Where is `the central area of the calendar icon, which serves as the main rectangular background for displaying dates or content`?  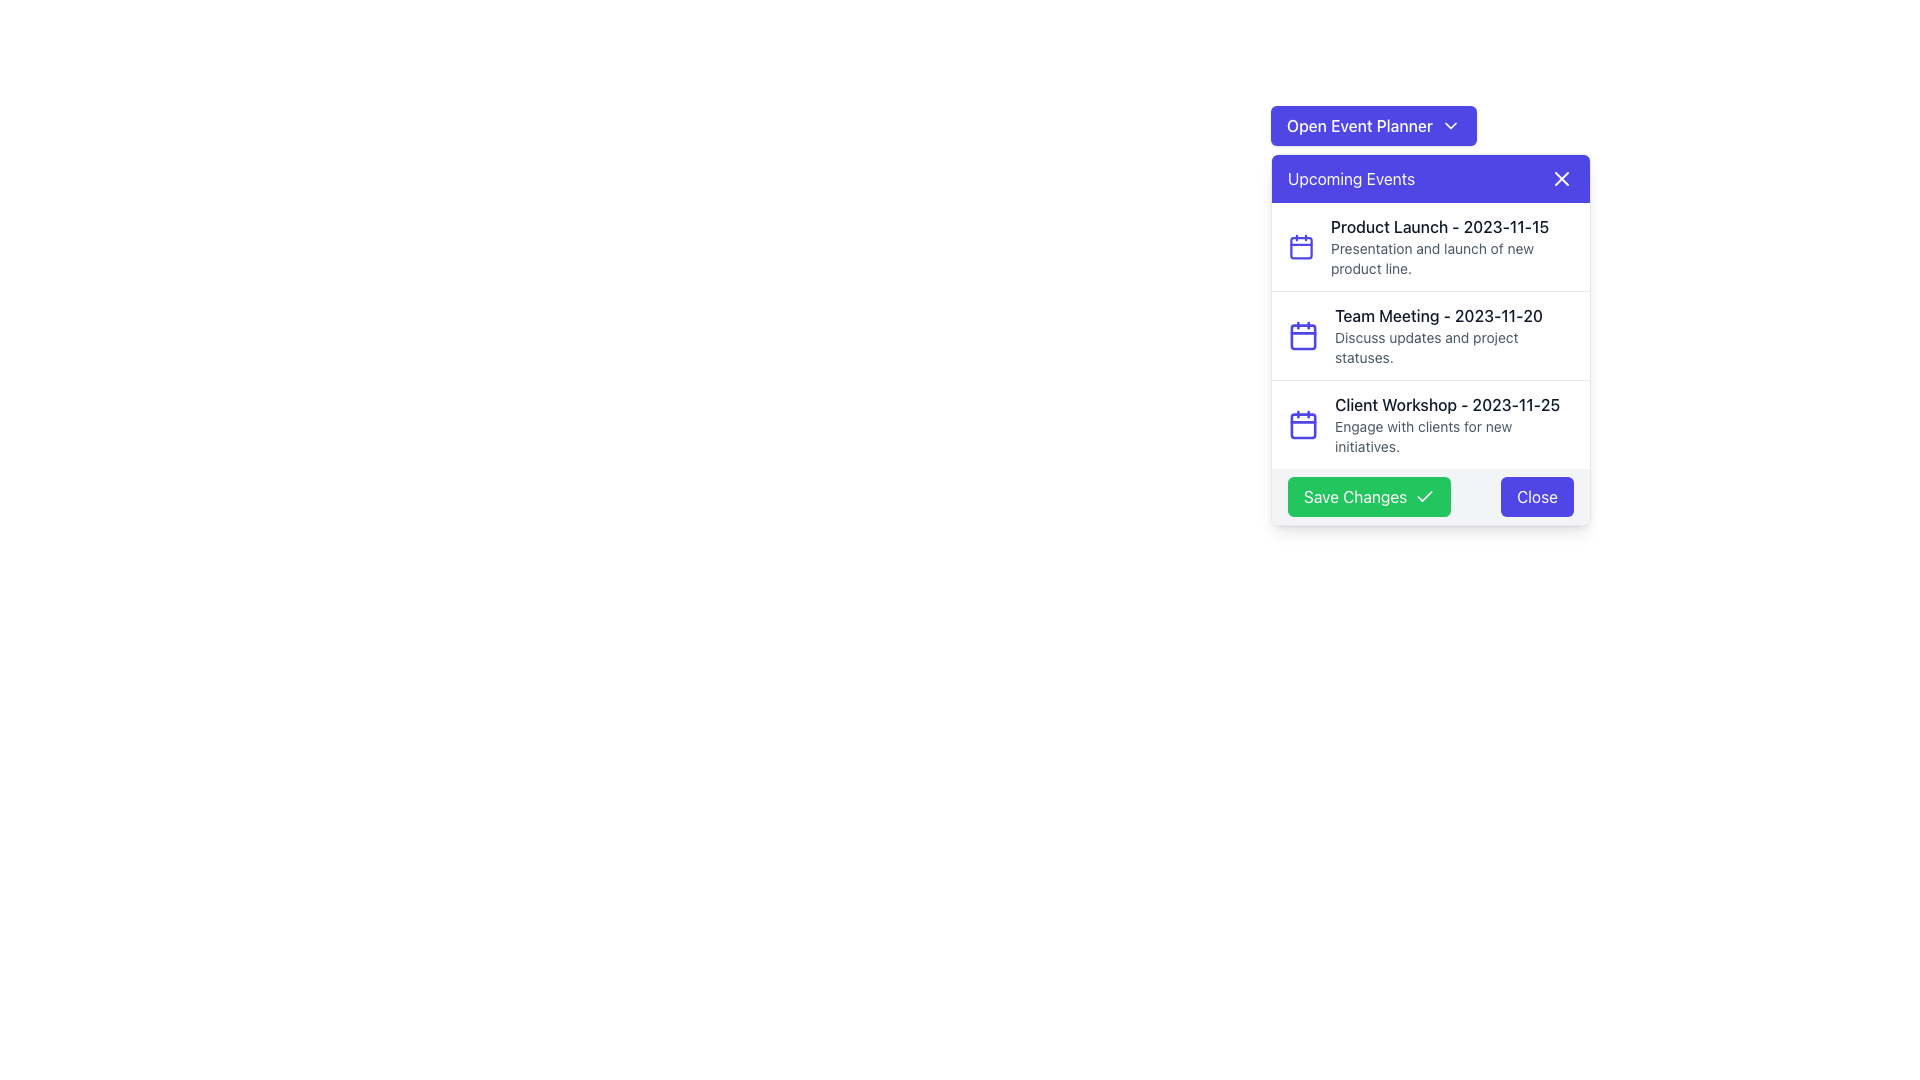
the central area of the calendar icon, which serves as the main rectangular background for displaying dates or content is located at coordinates (1301, 247).